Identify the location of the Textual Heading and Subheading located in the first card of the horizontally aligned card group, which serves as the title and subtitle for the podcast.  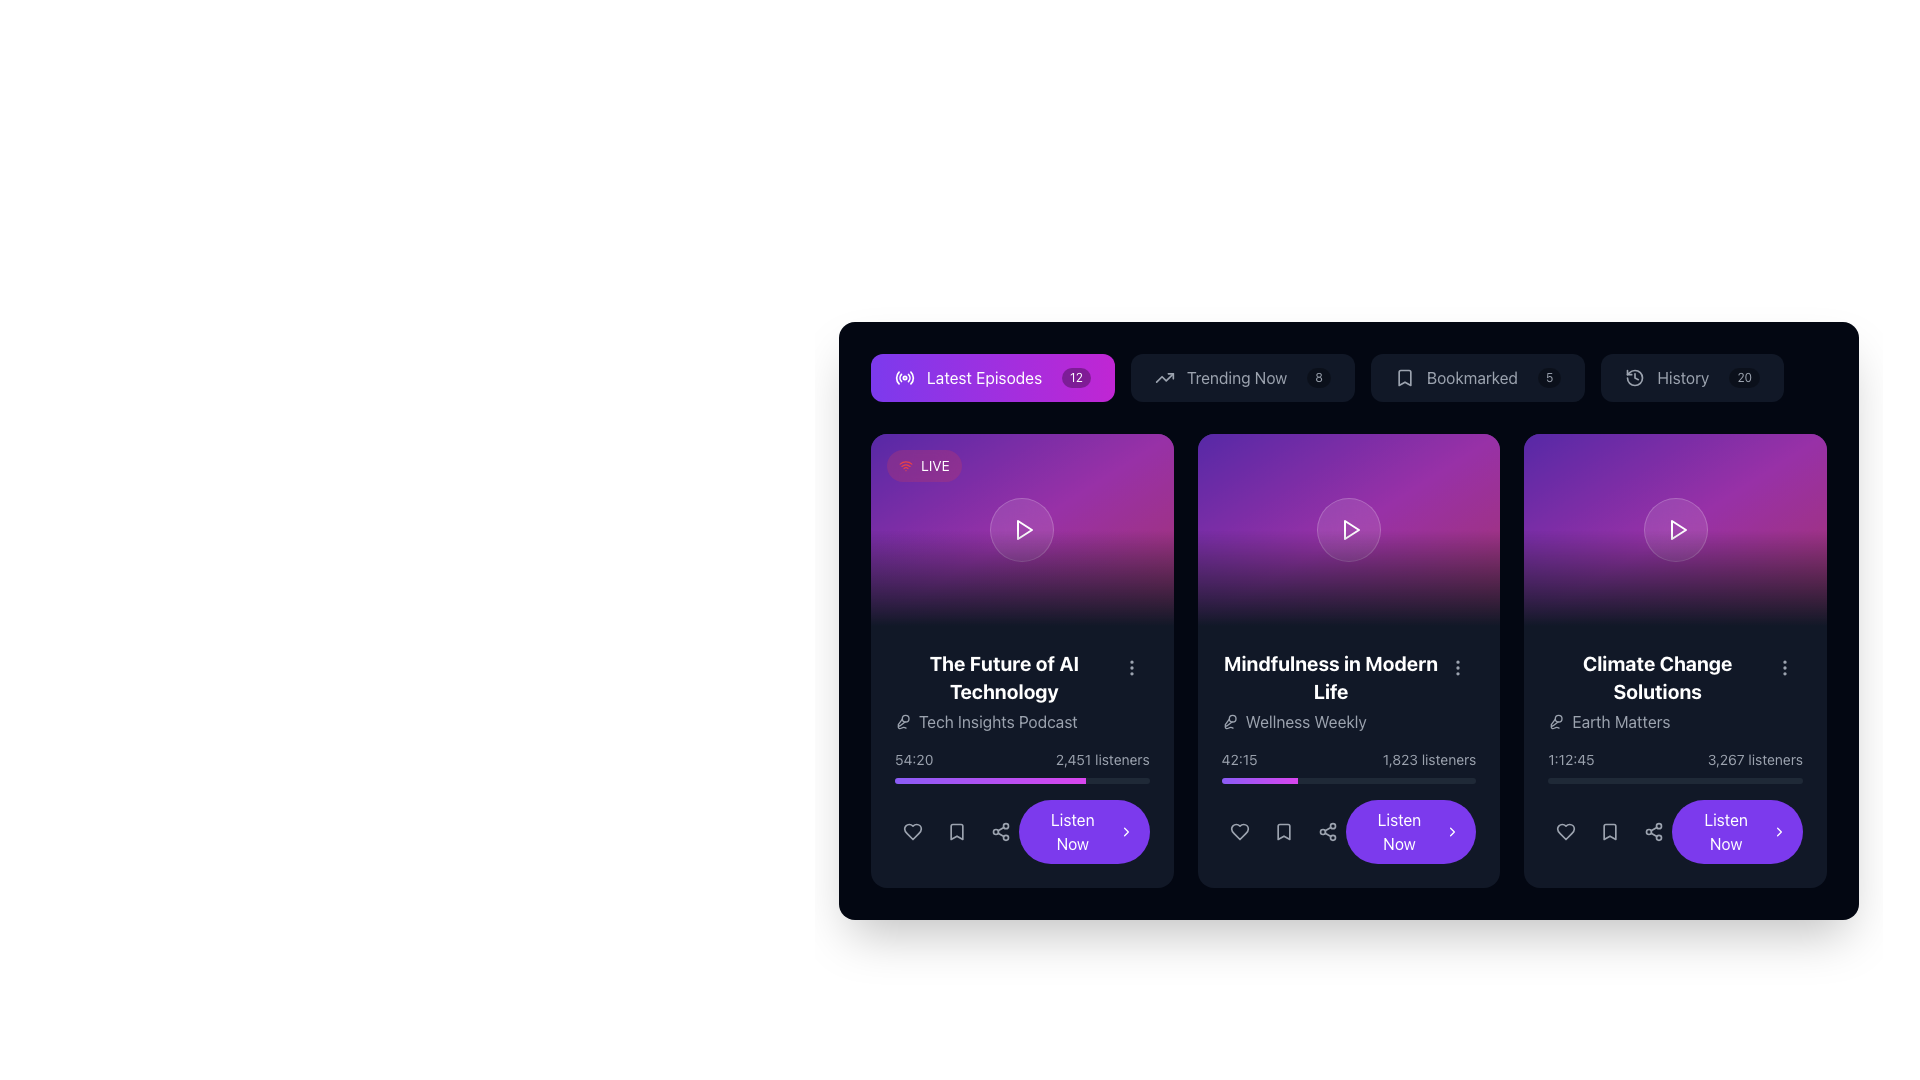
(1004, 690).